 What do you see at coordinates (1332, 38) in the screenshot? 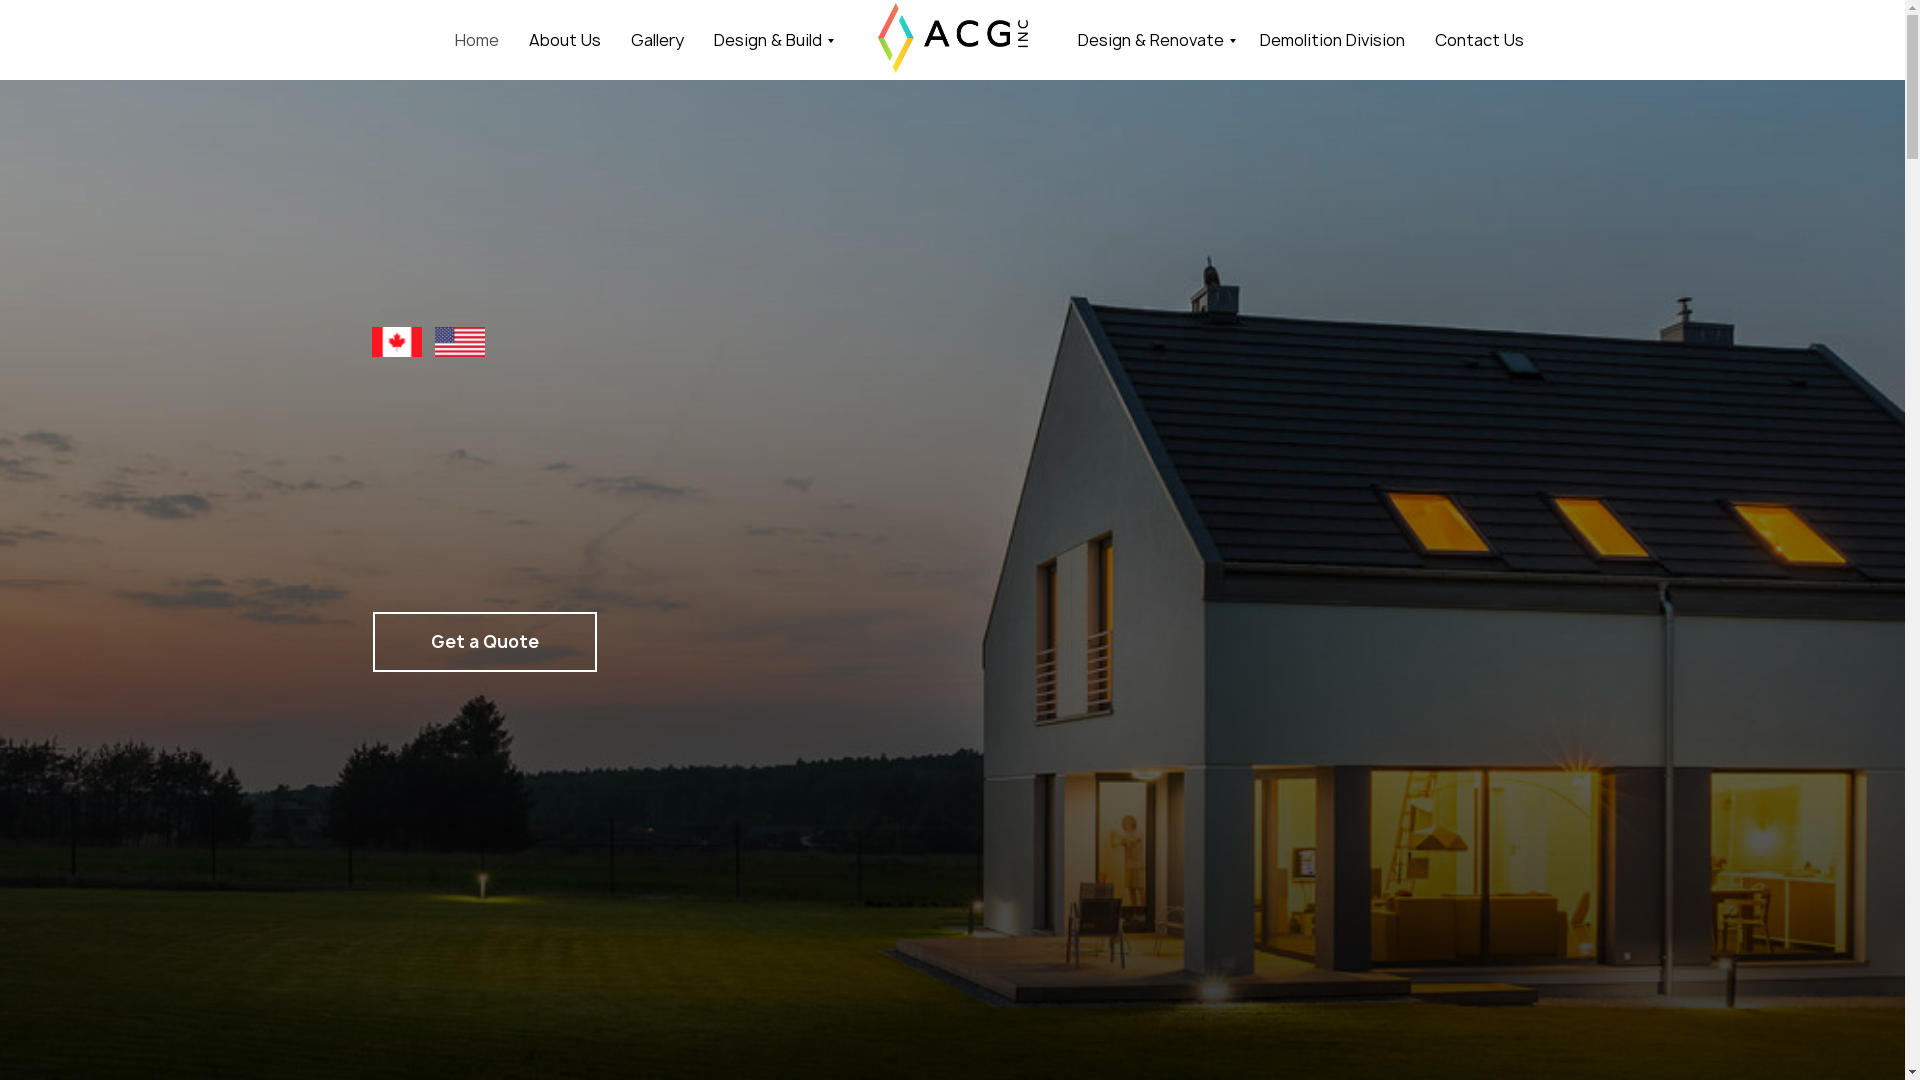
I see `'Demolition Division'` at bounding box center [1332, 38].